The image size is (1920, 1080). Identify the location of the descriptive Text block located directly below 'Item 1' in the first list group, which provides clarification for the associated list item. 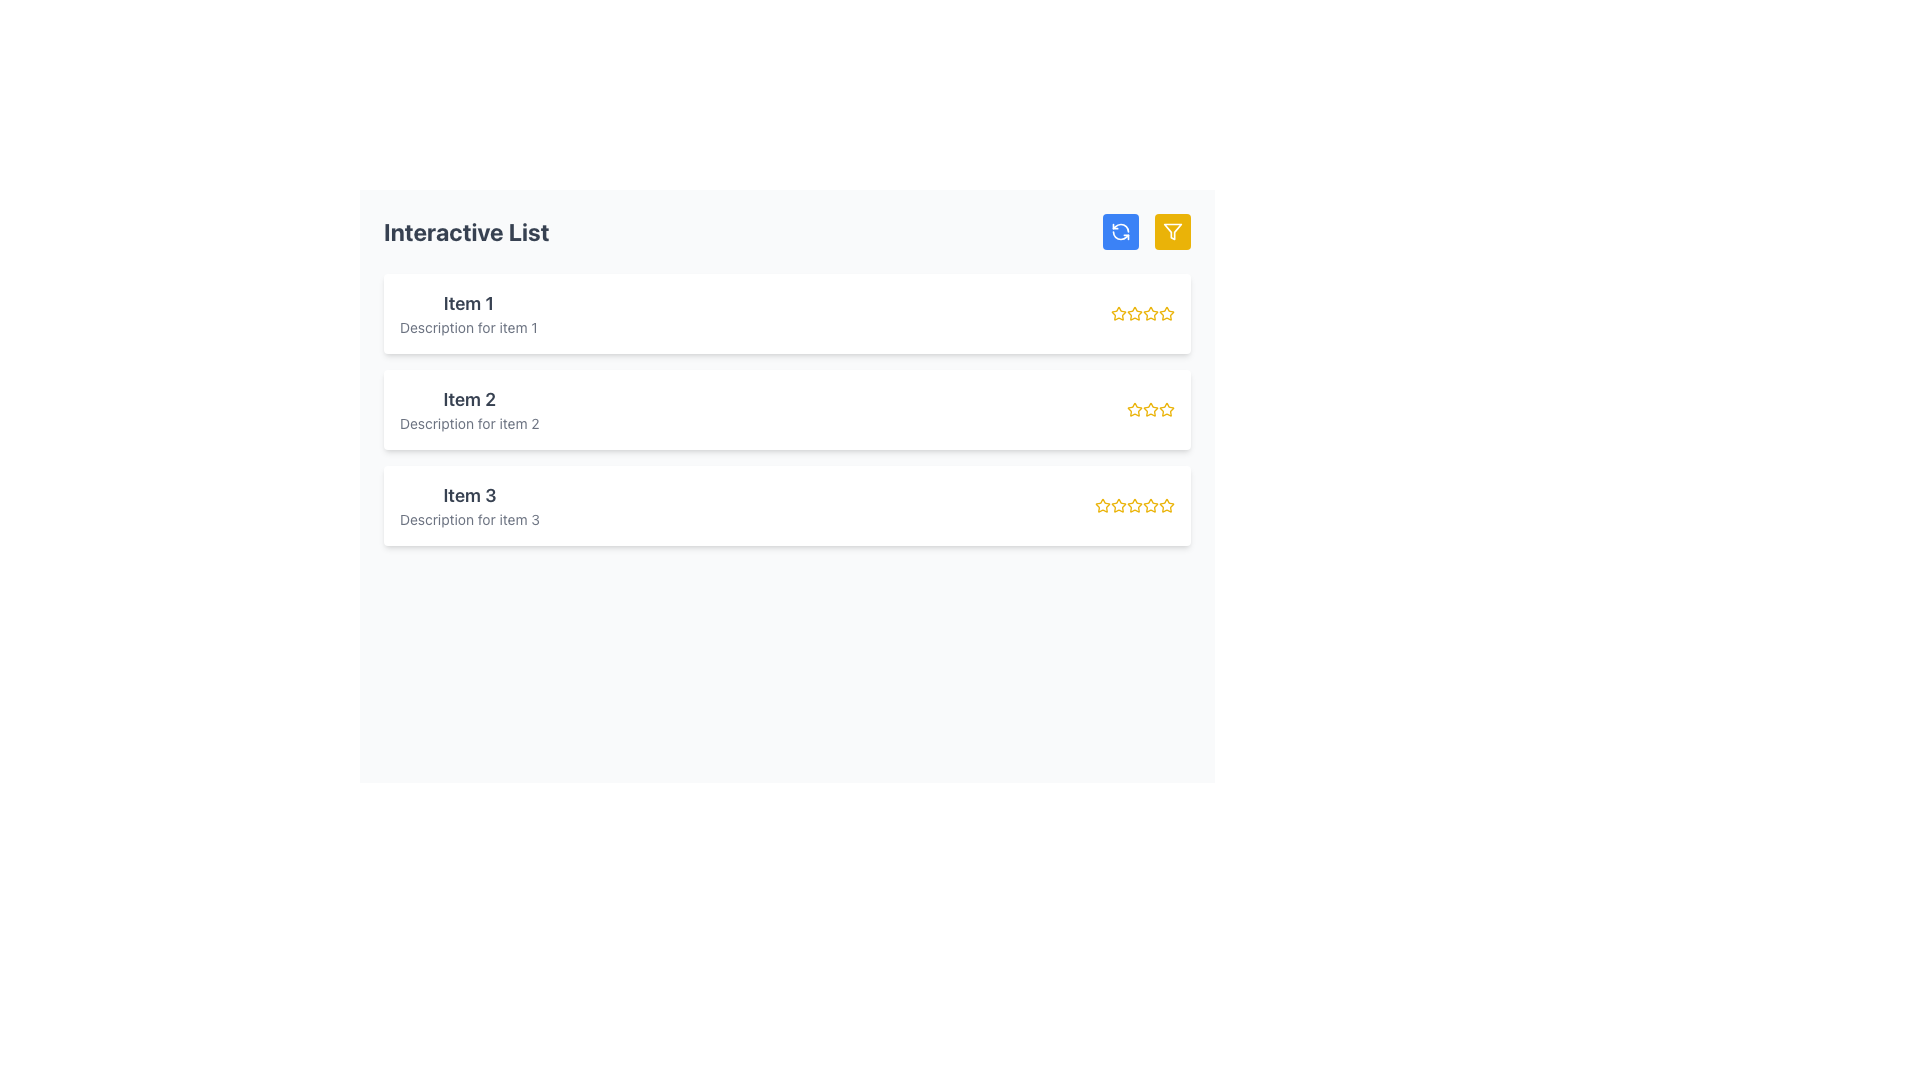
(467, 326).